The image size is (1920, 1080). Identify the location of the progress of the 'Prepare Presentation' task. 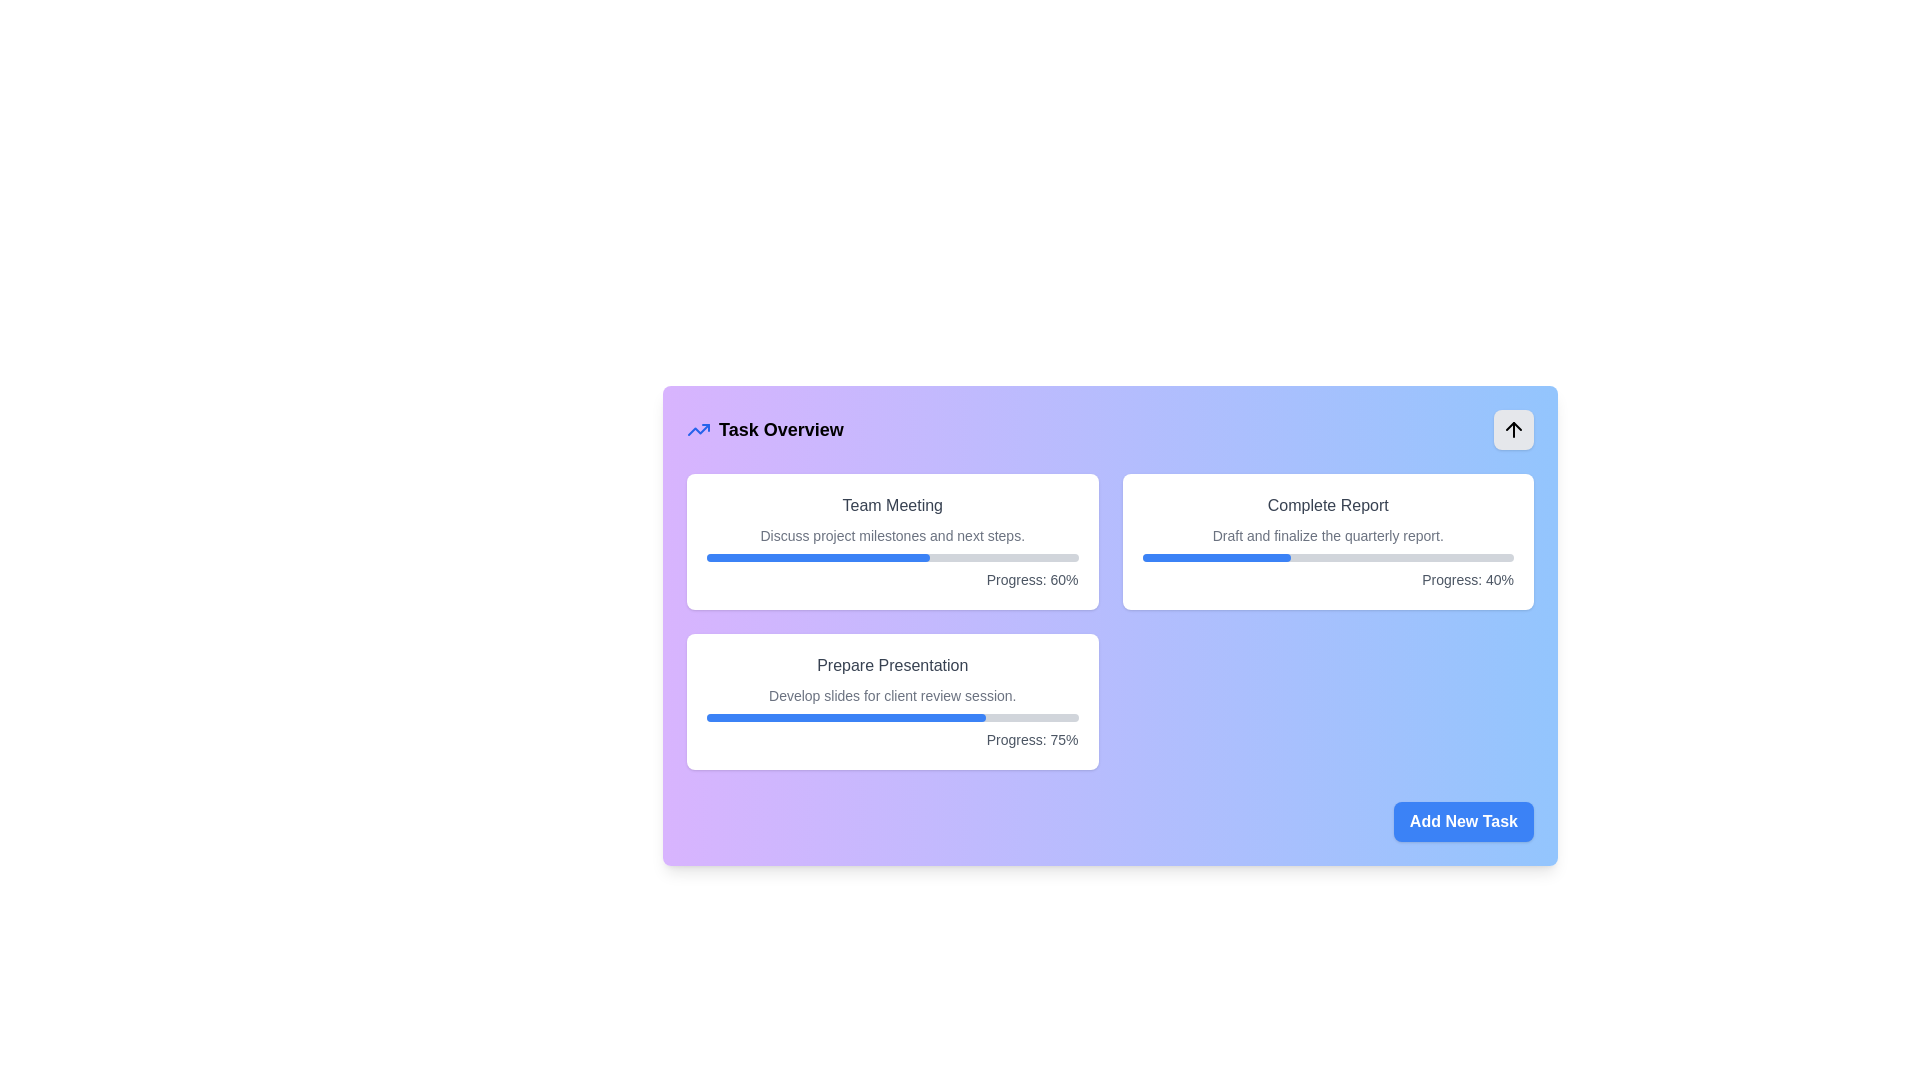
(801, 716).